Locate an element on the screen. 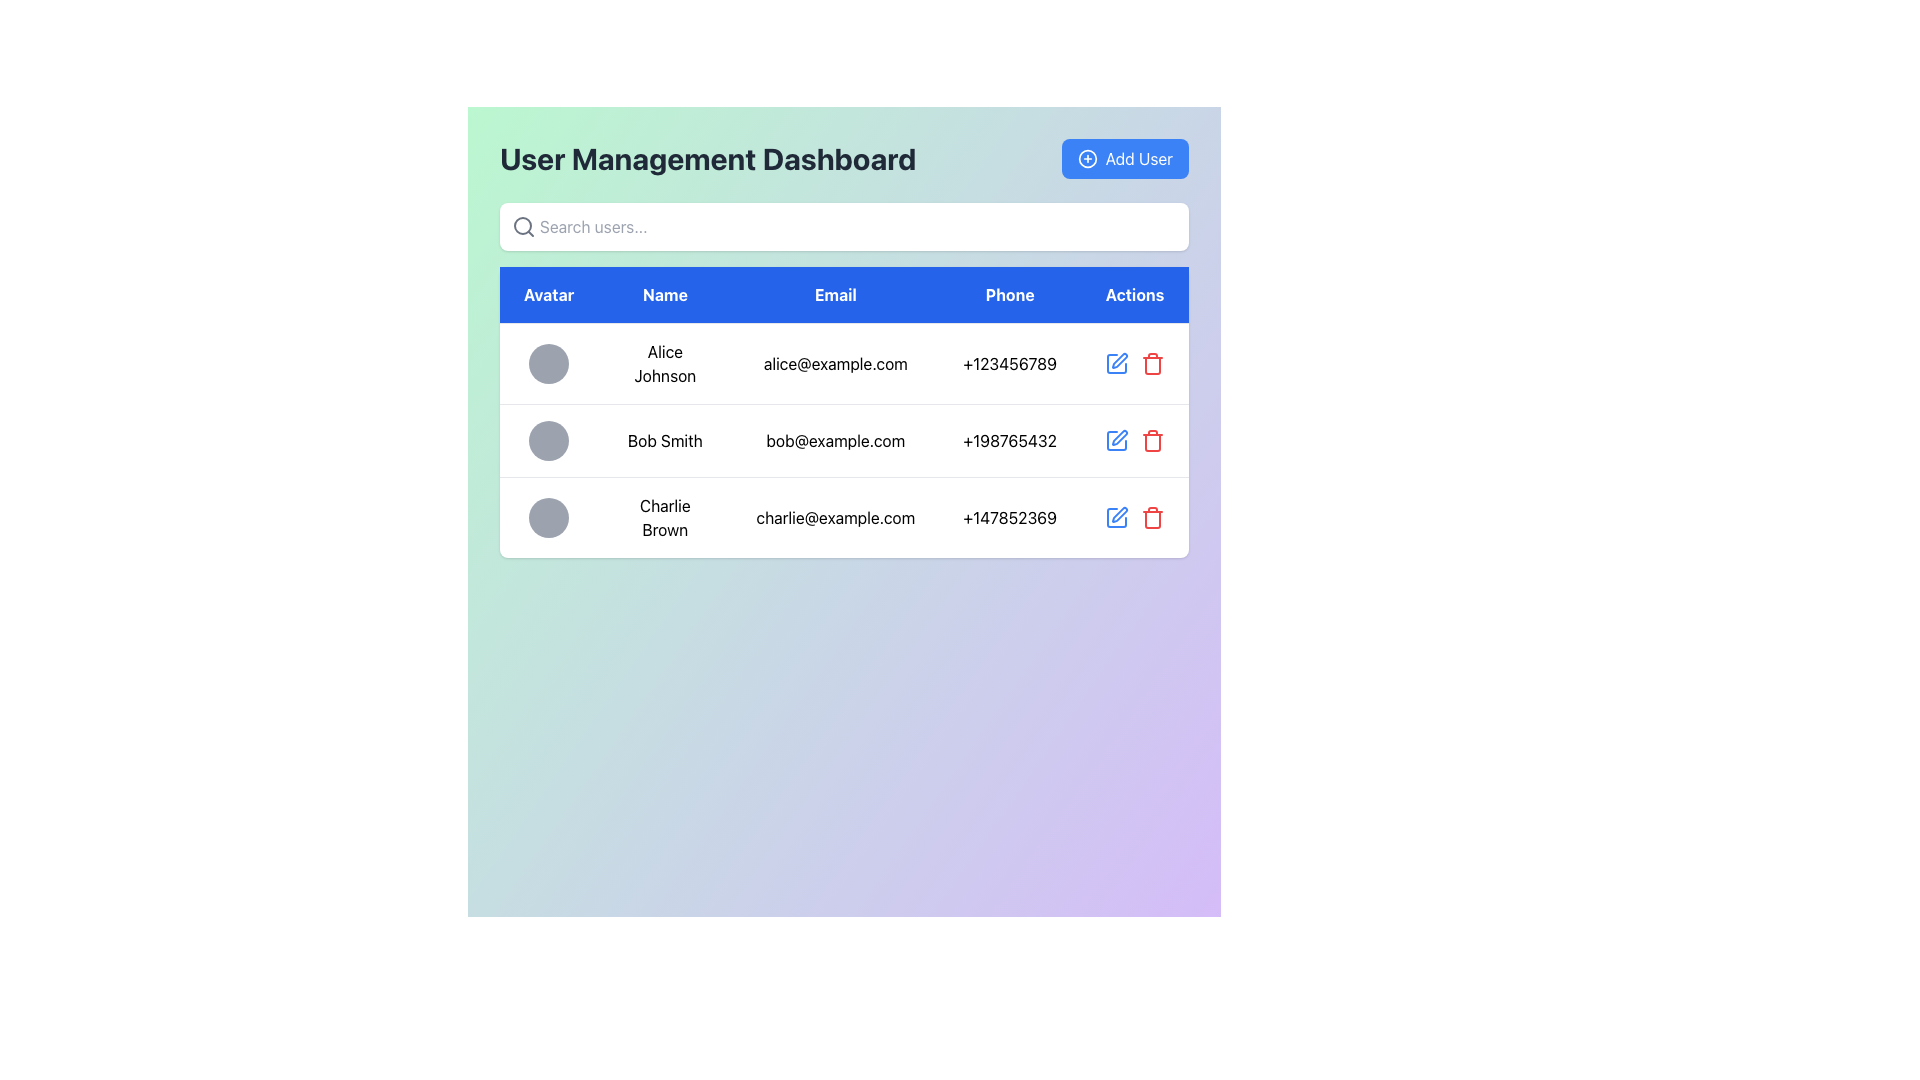 The height and width of the screenshot is (1080, 1920). the upper-left part of the edit icon in the 'Actions' column of the third row in the user management table is located at coordinates (1116, 516).